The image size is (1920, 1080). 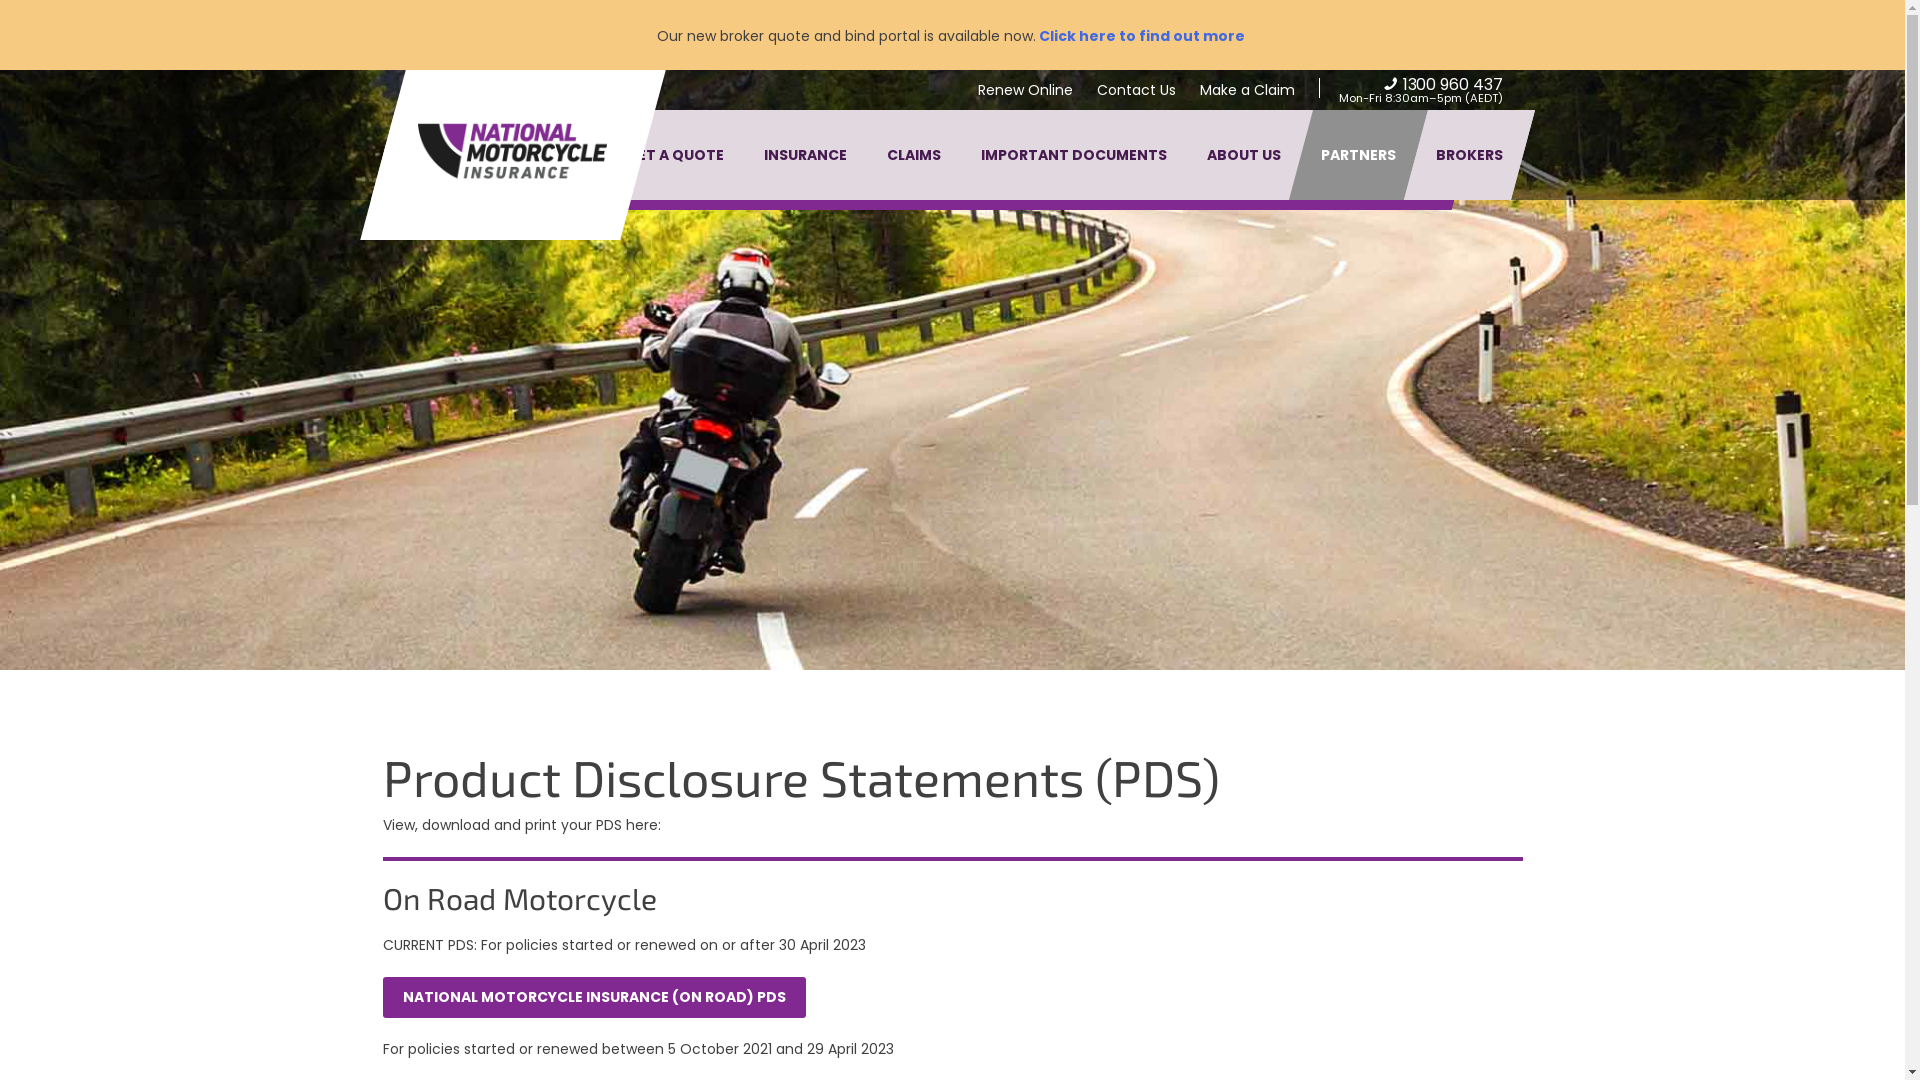 What do you see at coordinates (805, 153) in the screenshot?
I see `'INSURANCE'` at bounding box center [805, 153].